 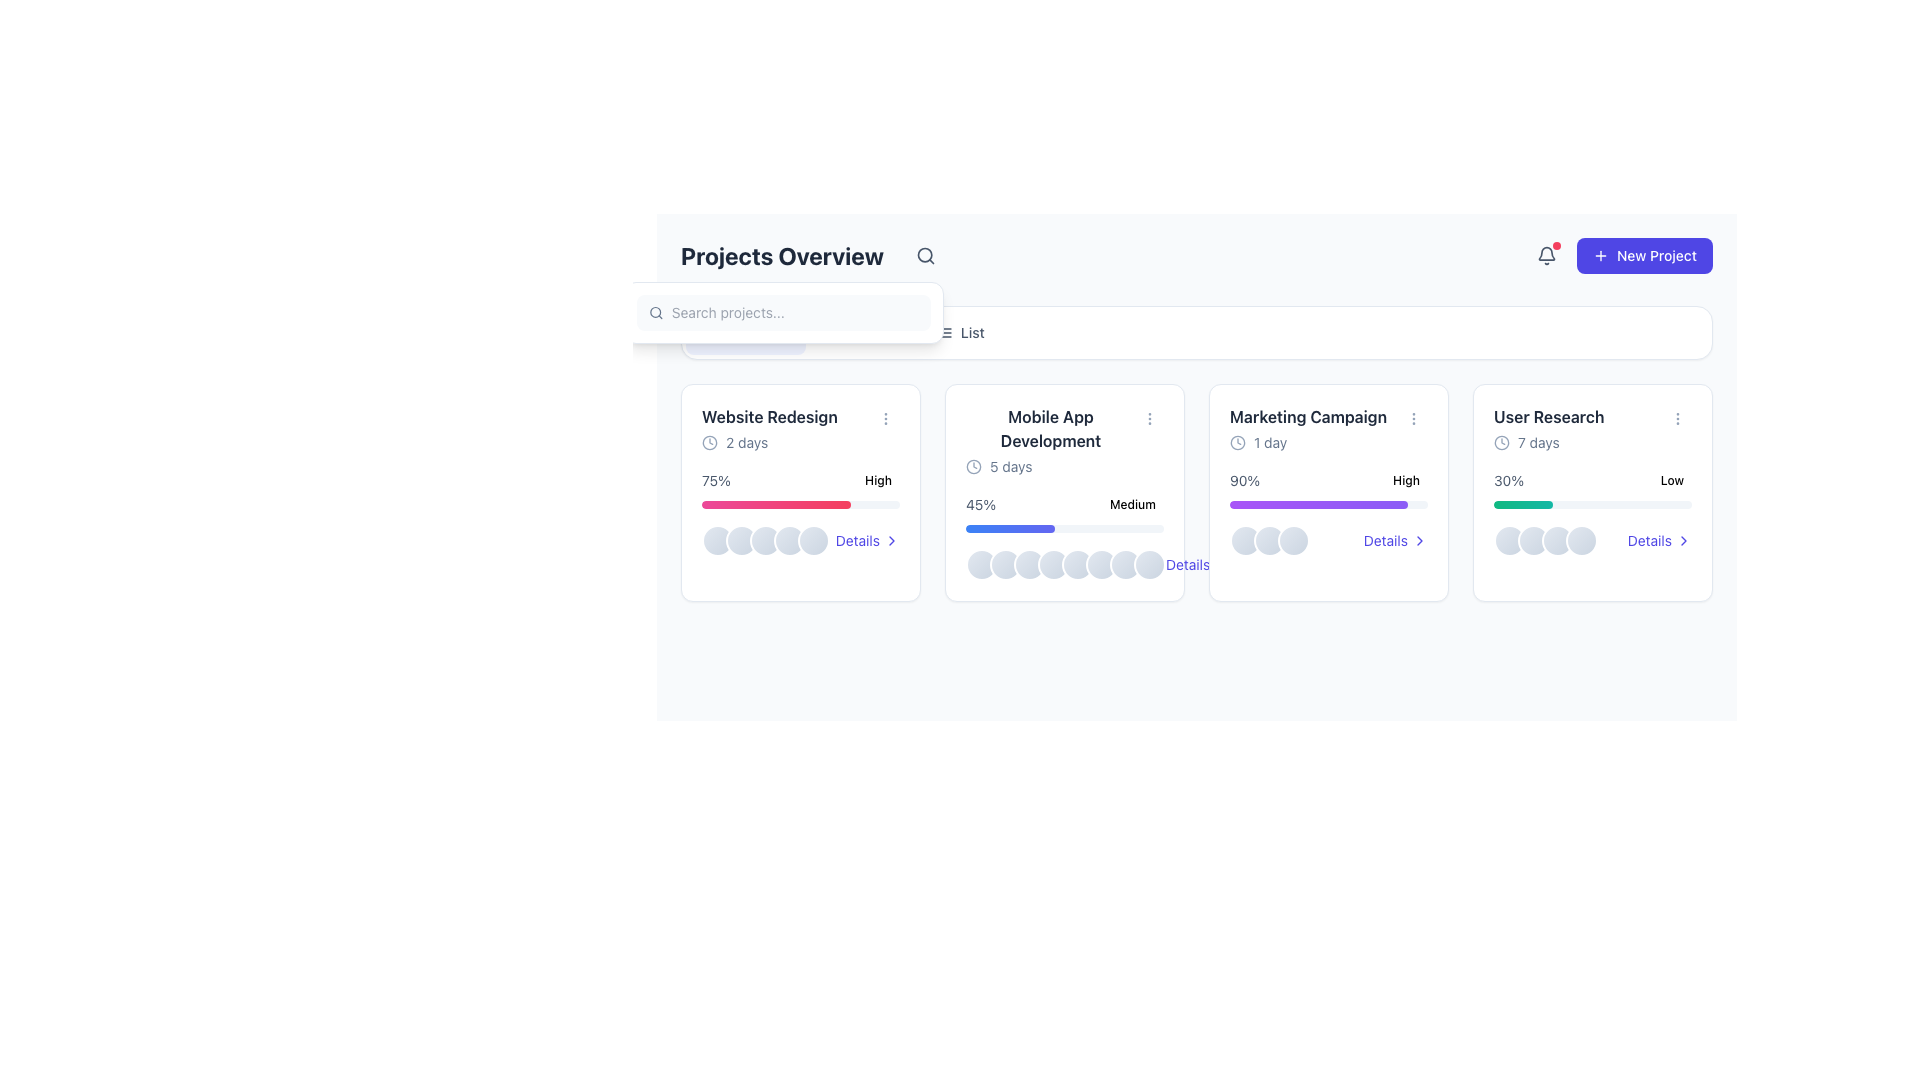 I want to click on the small round gray clock icon located to the left of the text '5 days' in the 'Mobile App Development' section of the 'Projects Overview' page, so click(x=974, y=466).